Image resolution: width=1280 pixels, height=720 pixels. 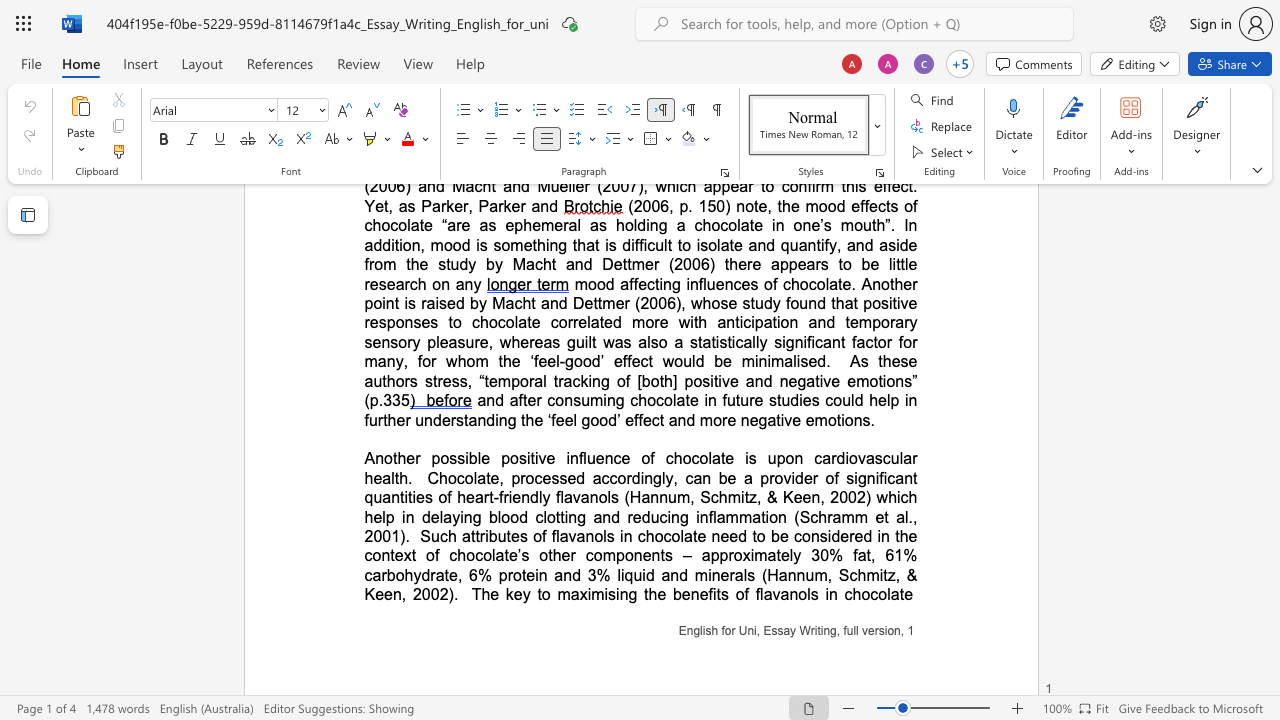 I want to click on the space between the continuous character "m" and "i" in the text, so click(x=877, y=575).